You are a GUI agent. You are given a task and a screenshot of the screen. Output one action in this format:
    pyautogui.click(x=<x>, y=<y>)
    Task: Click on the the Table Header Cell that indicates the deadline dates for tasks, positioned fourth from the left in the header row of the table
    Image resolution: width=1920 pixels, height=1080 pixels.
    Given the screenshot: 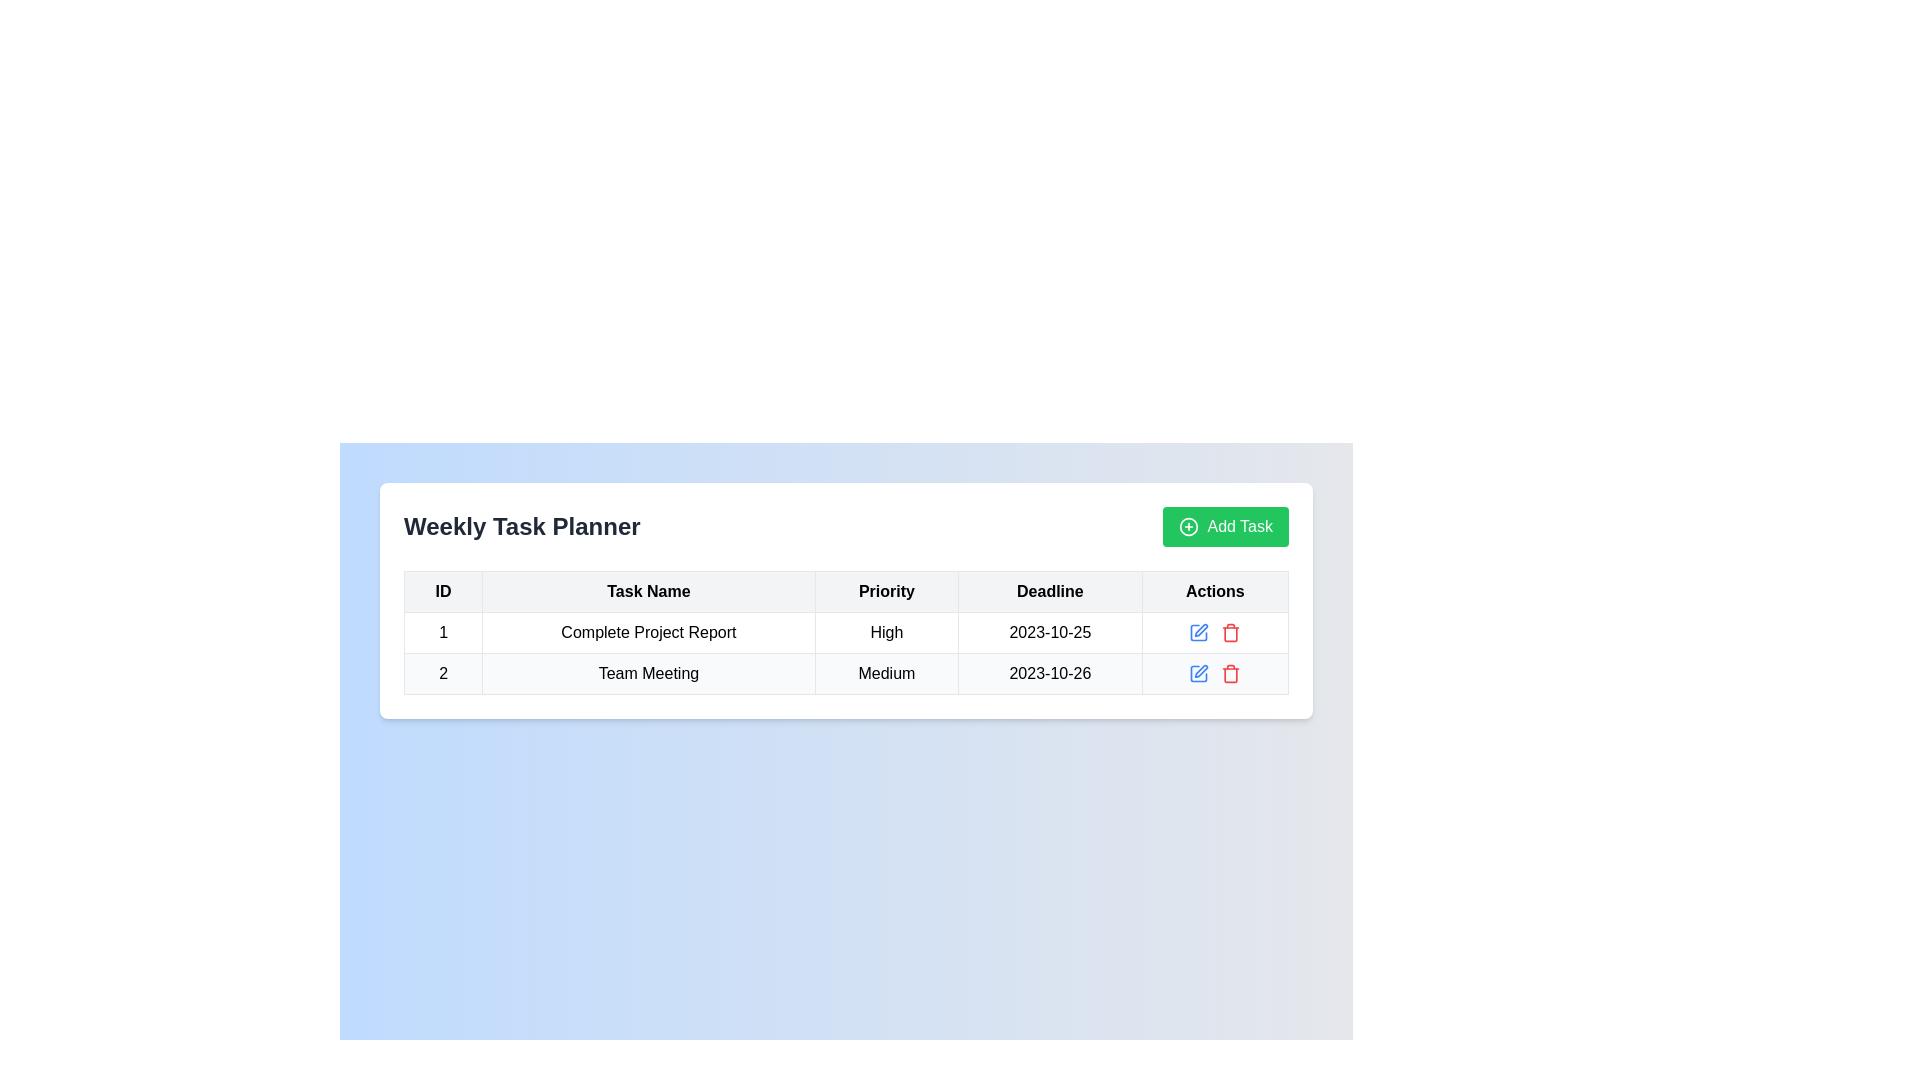 What is the action you would take?
    pyautogui.click(x=1049, y=590)
    